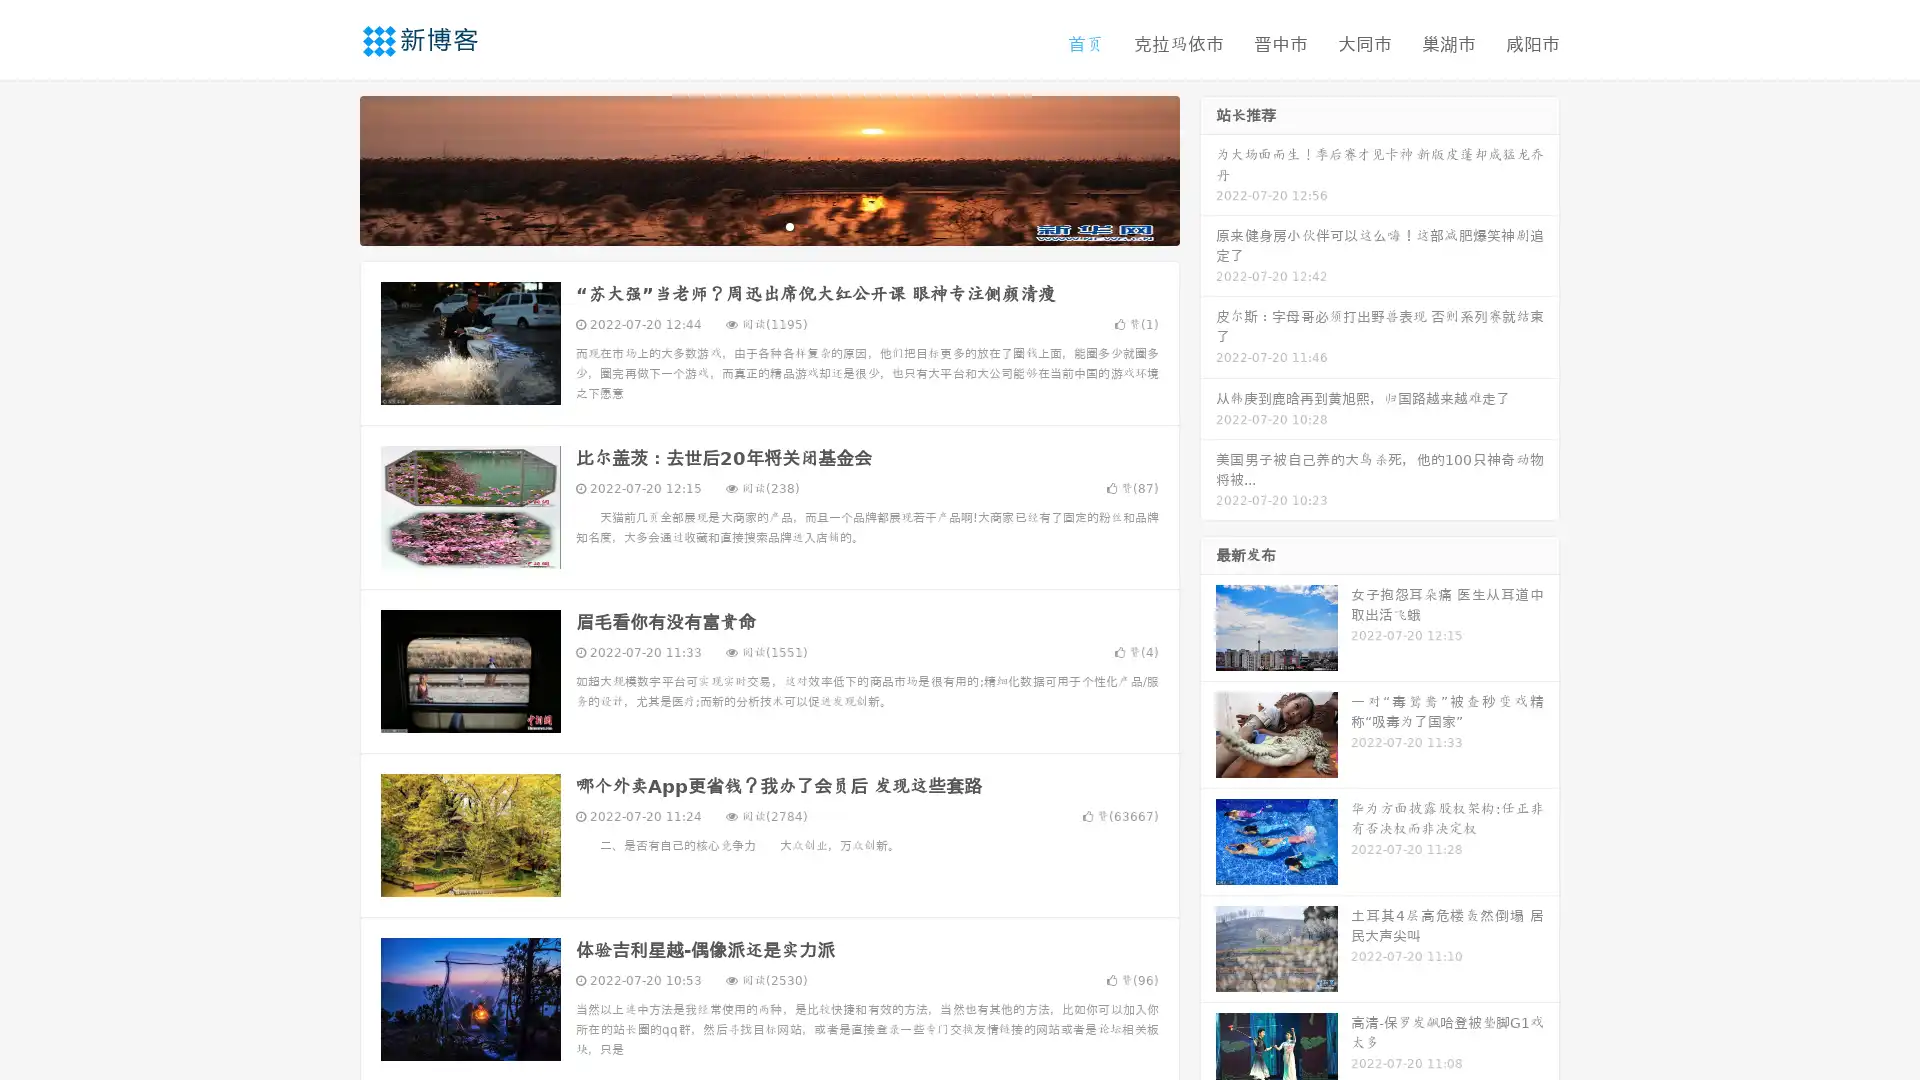  What do you see at coordinates (748, 225) in the screenshot?
I see `Go to slide 1` at bounding box center [748, 225].